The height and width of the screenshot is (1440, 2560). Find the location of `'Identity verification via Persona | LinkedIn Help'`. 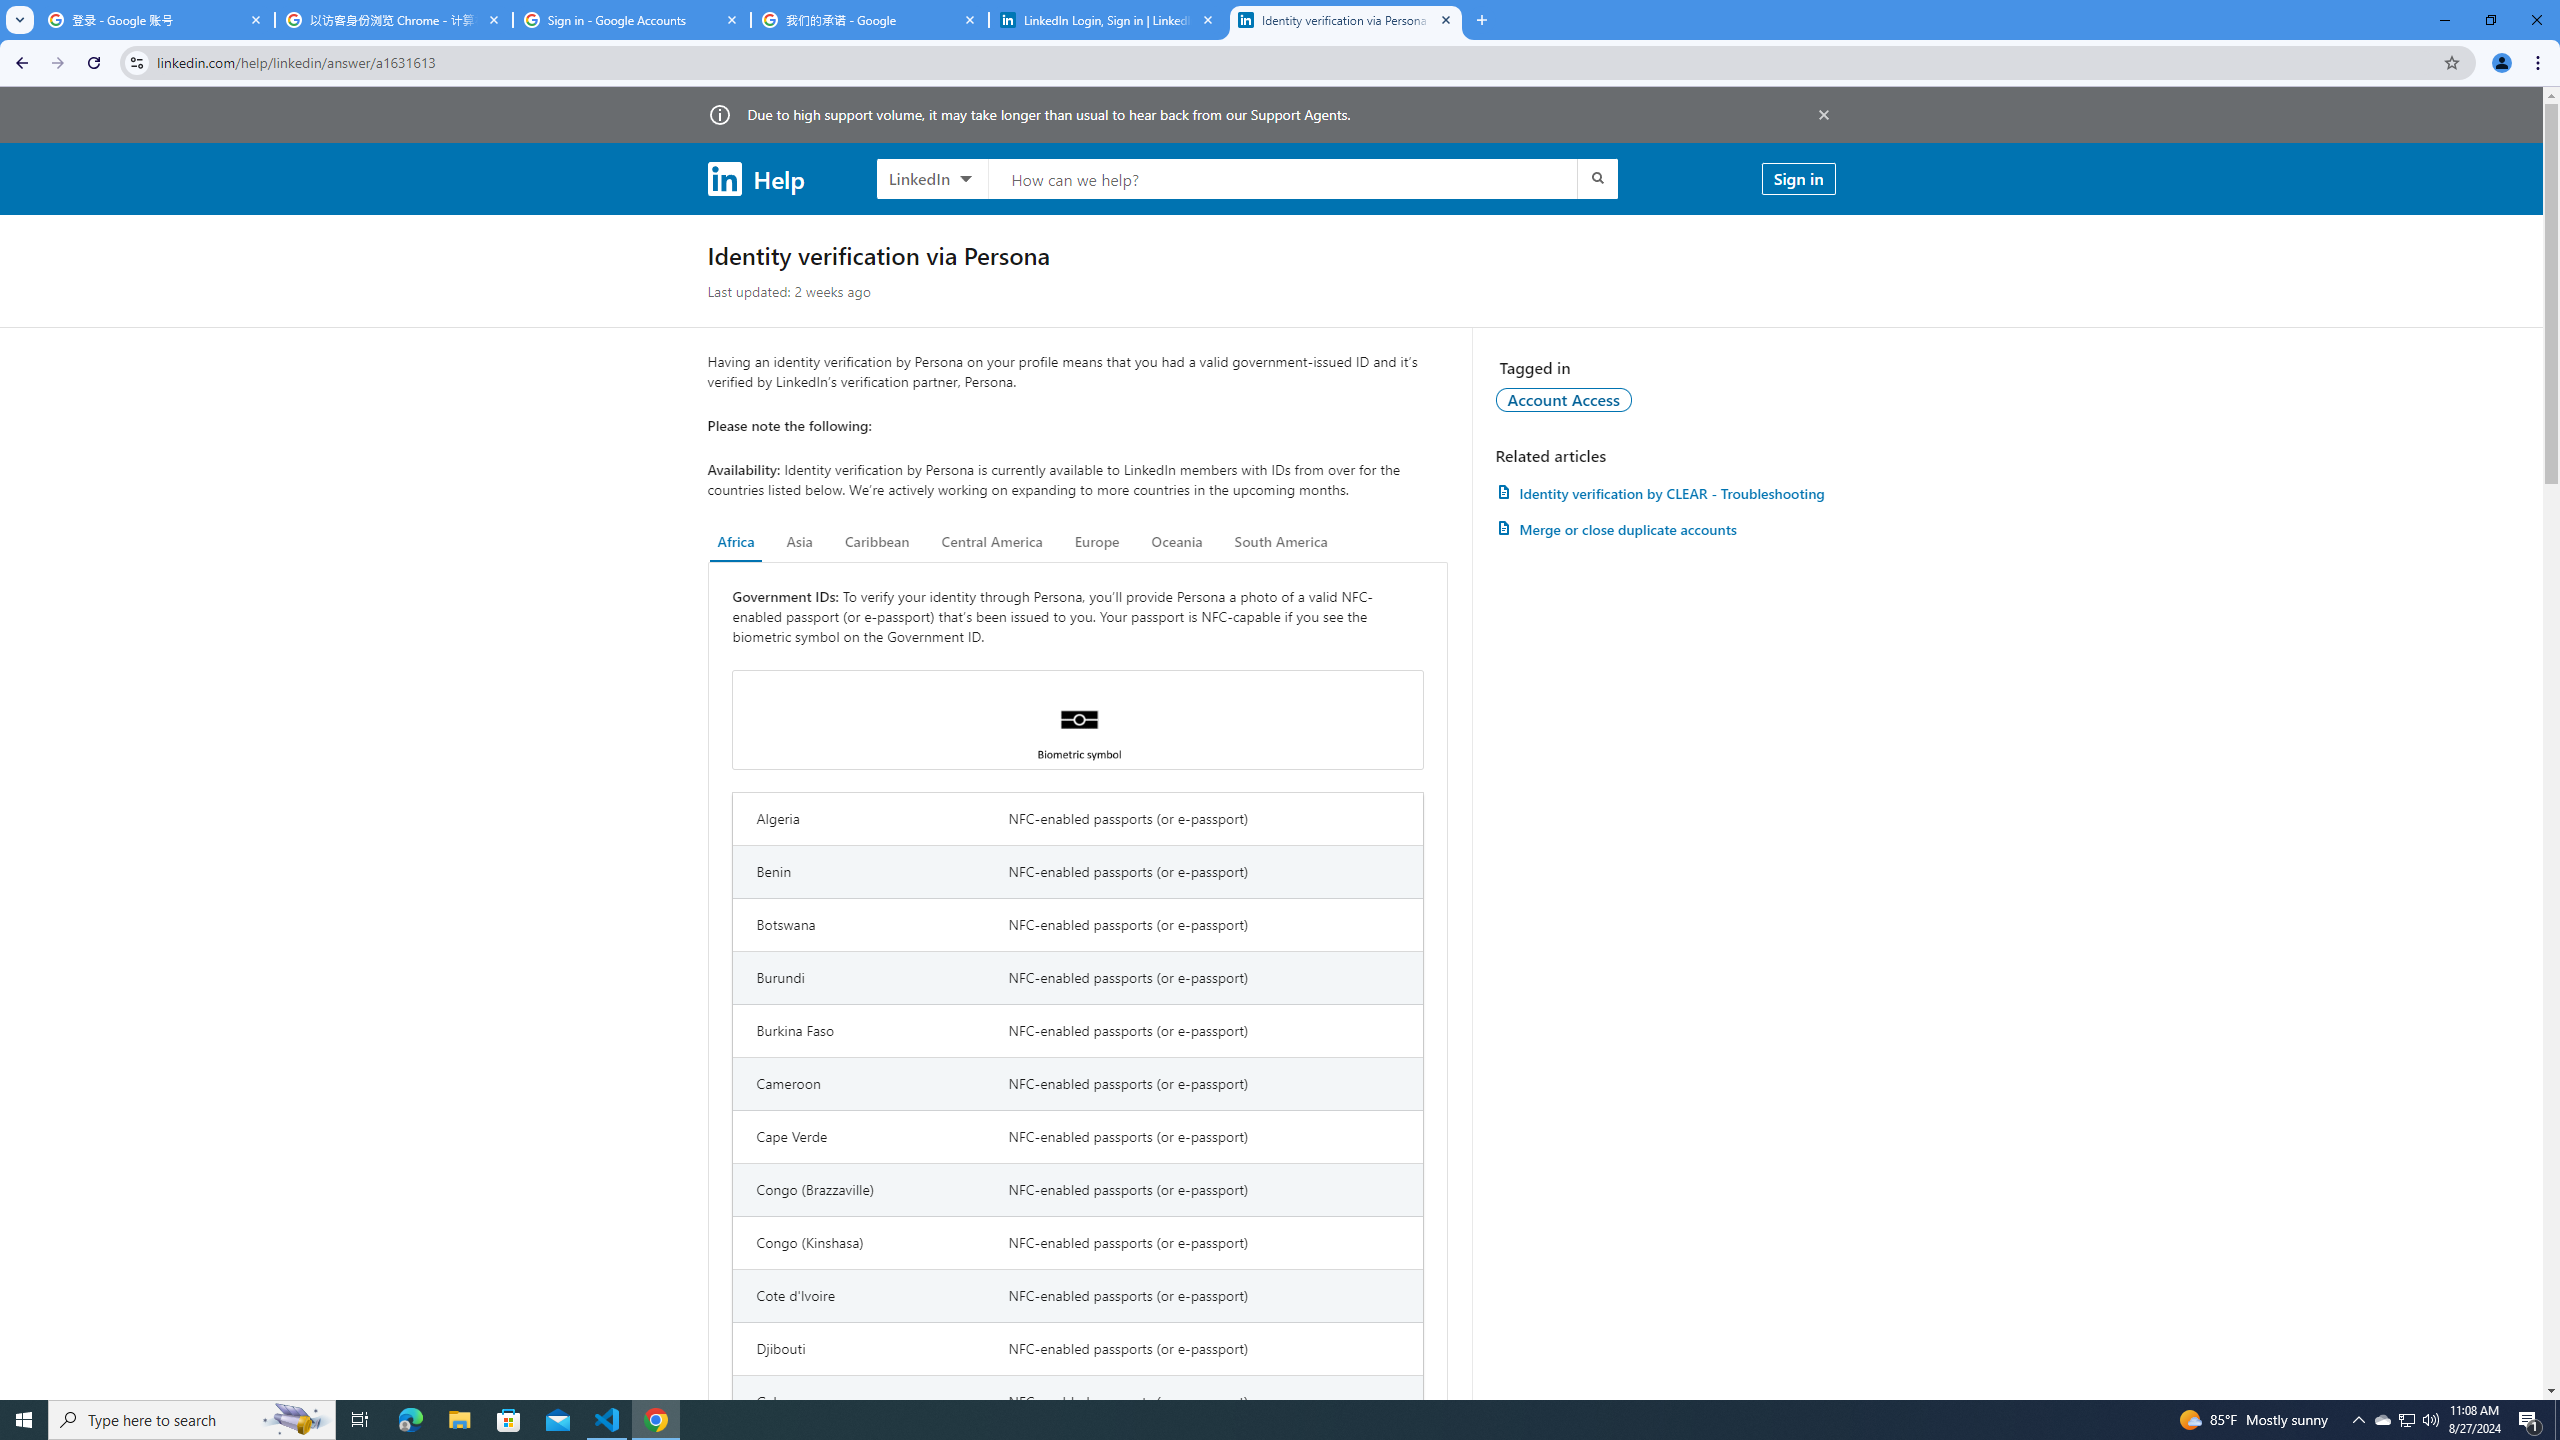

'Identity verification via Persona | LinkedIn Help' is located at coordinates (1345, 19).